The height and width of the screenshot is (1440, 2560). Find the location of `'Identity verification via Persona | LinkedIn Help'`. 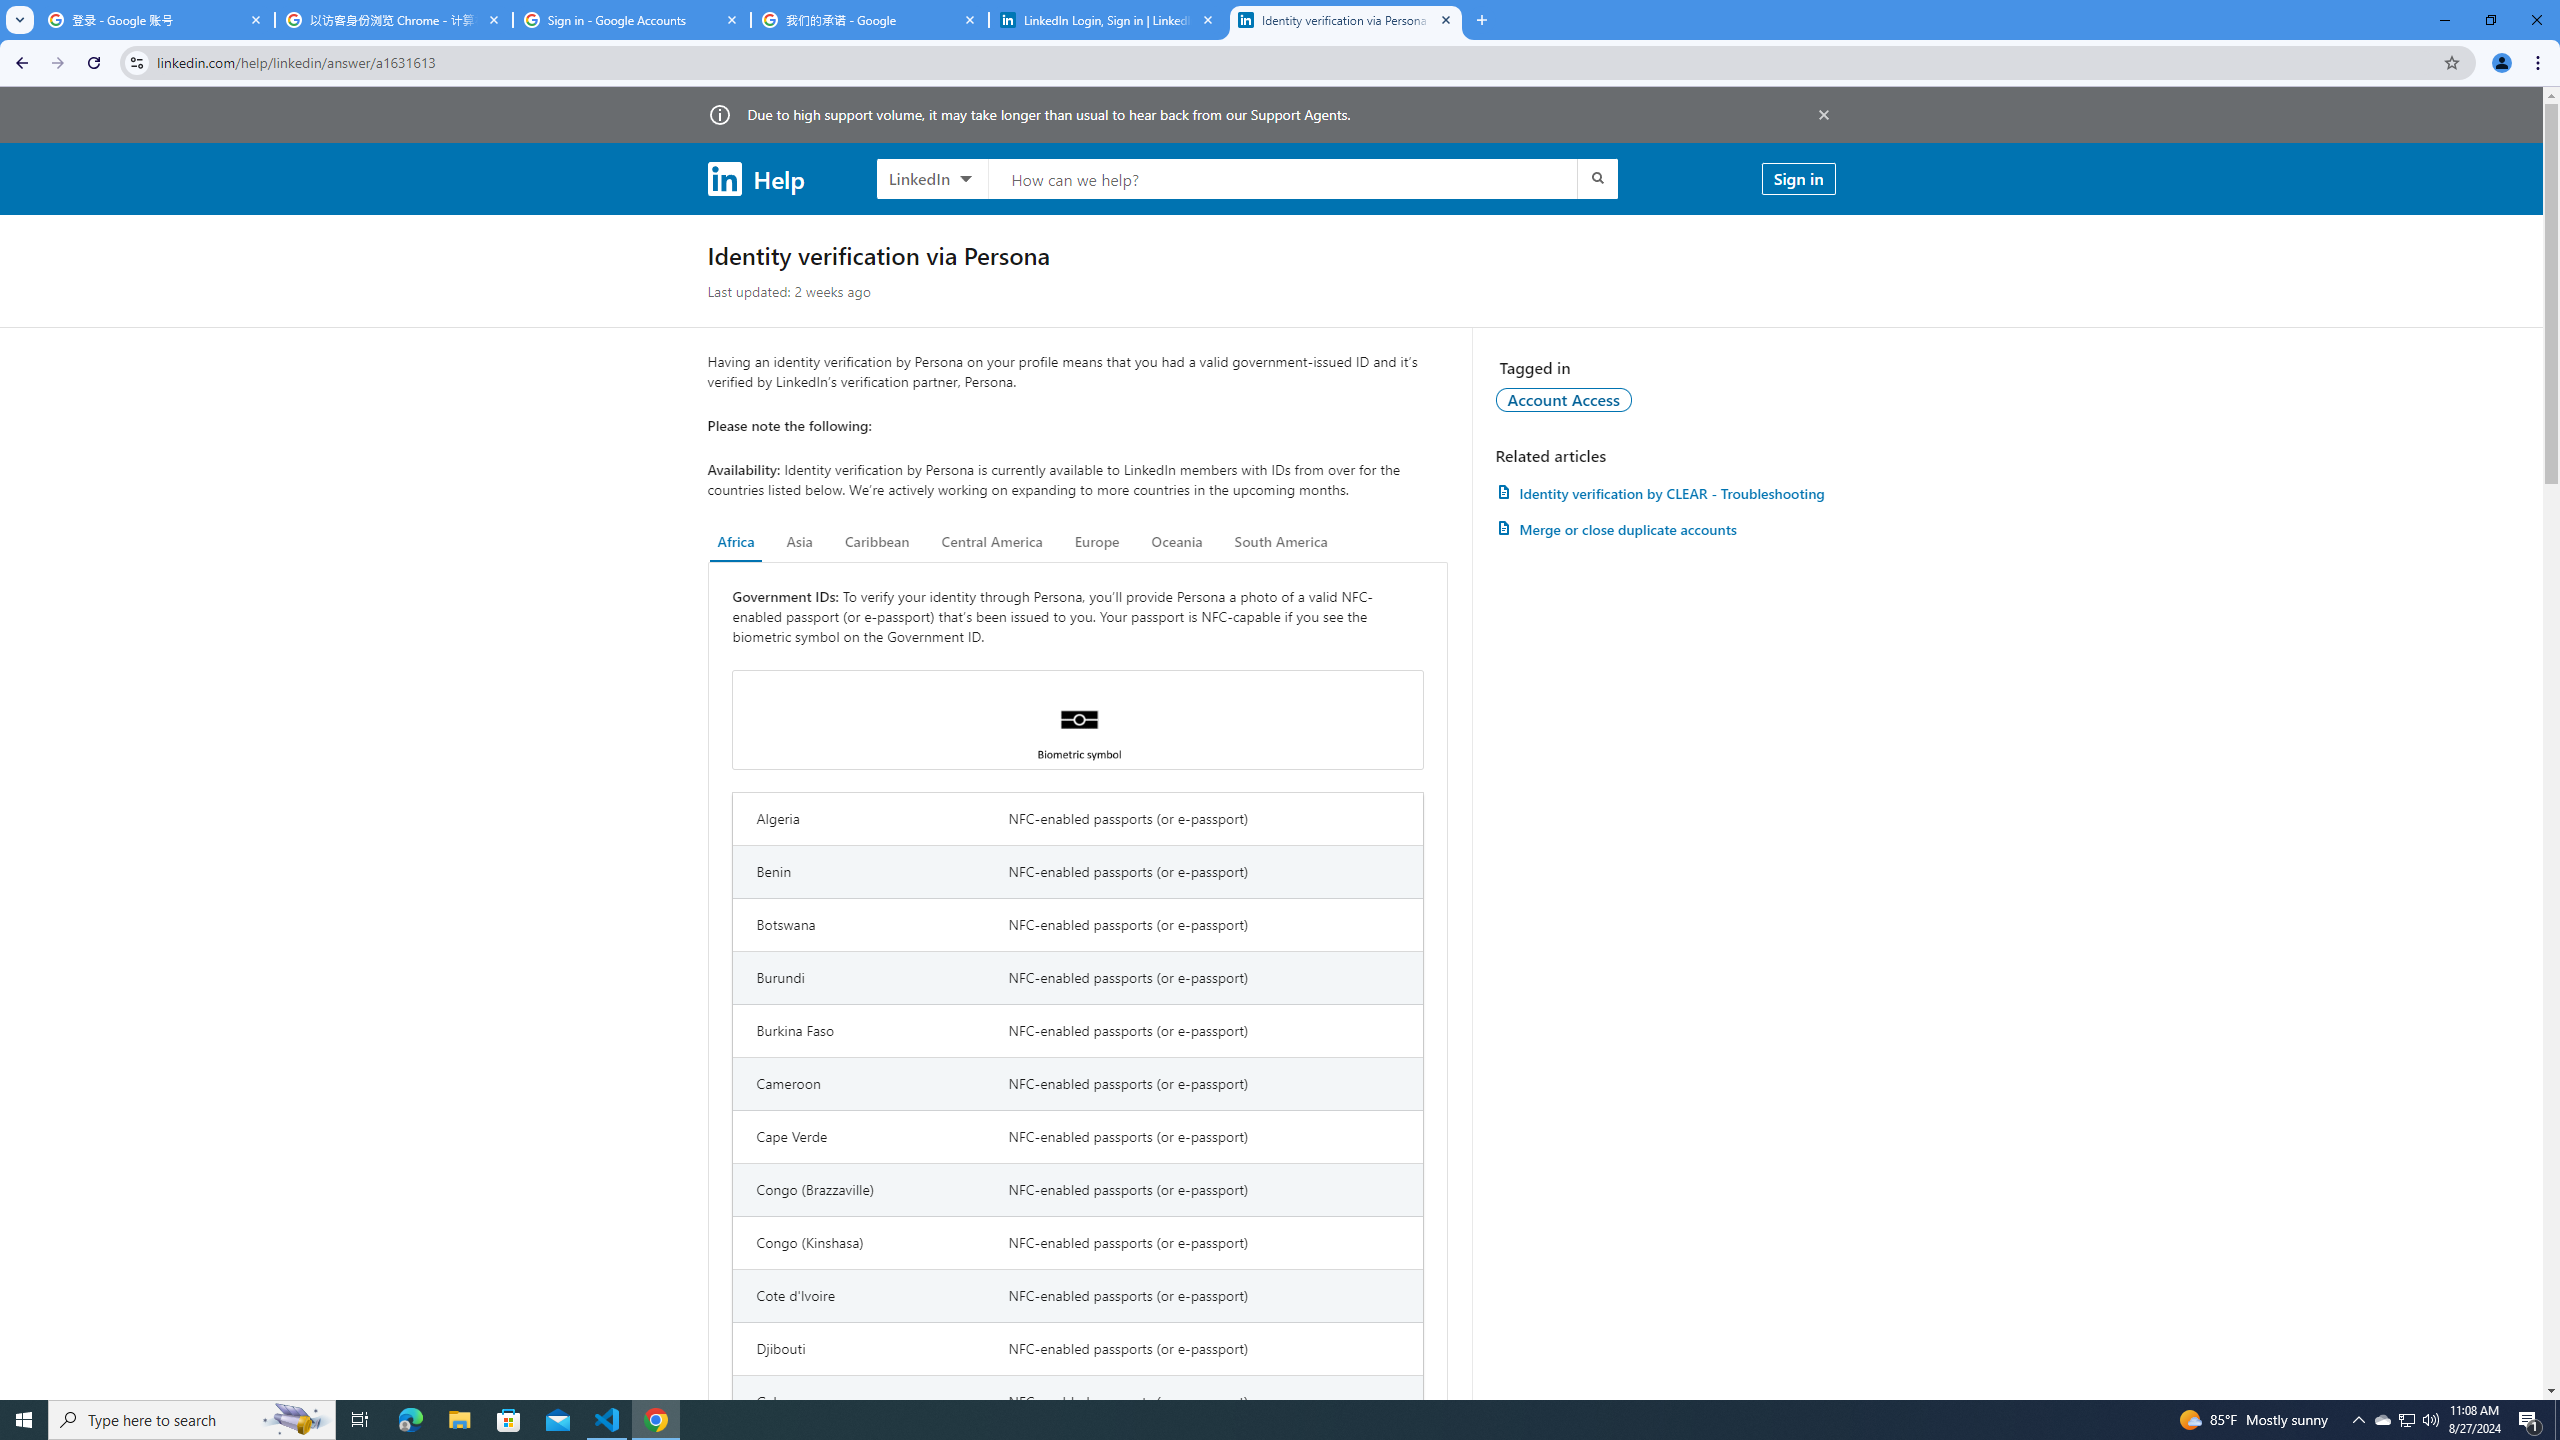

'Identity verification via Persona | LinkedIn Help' is located at coordinates (1345, 19).